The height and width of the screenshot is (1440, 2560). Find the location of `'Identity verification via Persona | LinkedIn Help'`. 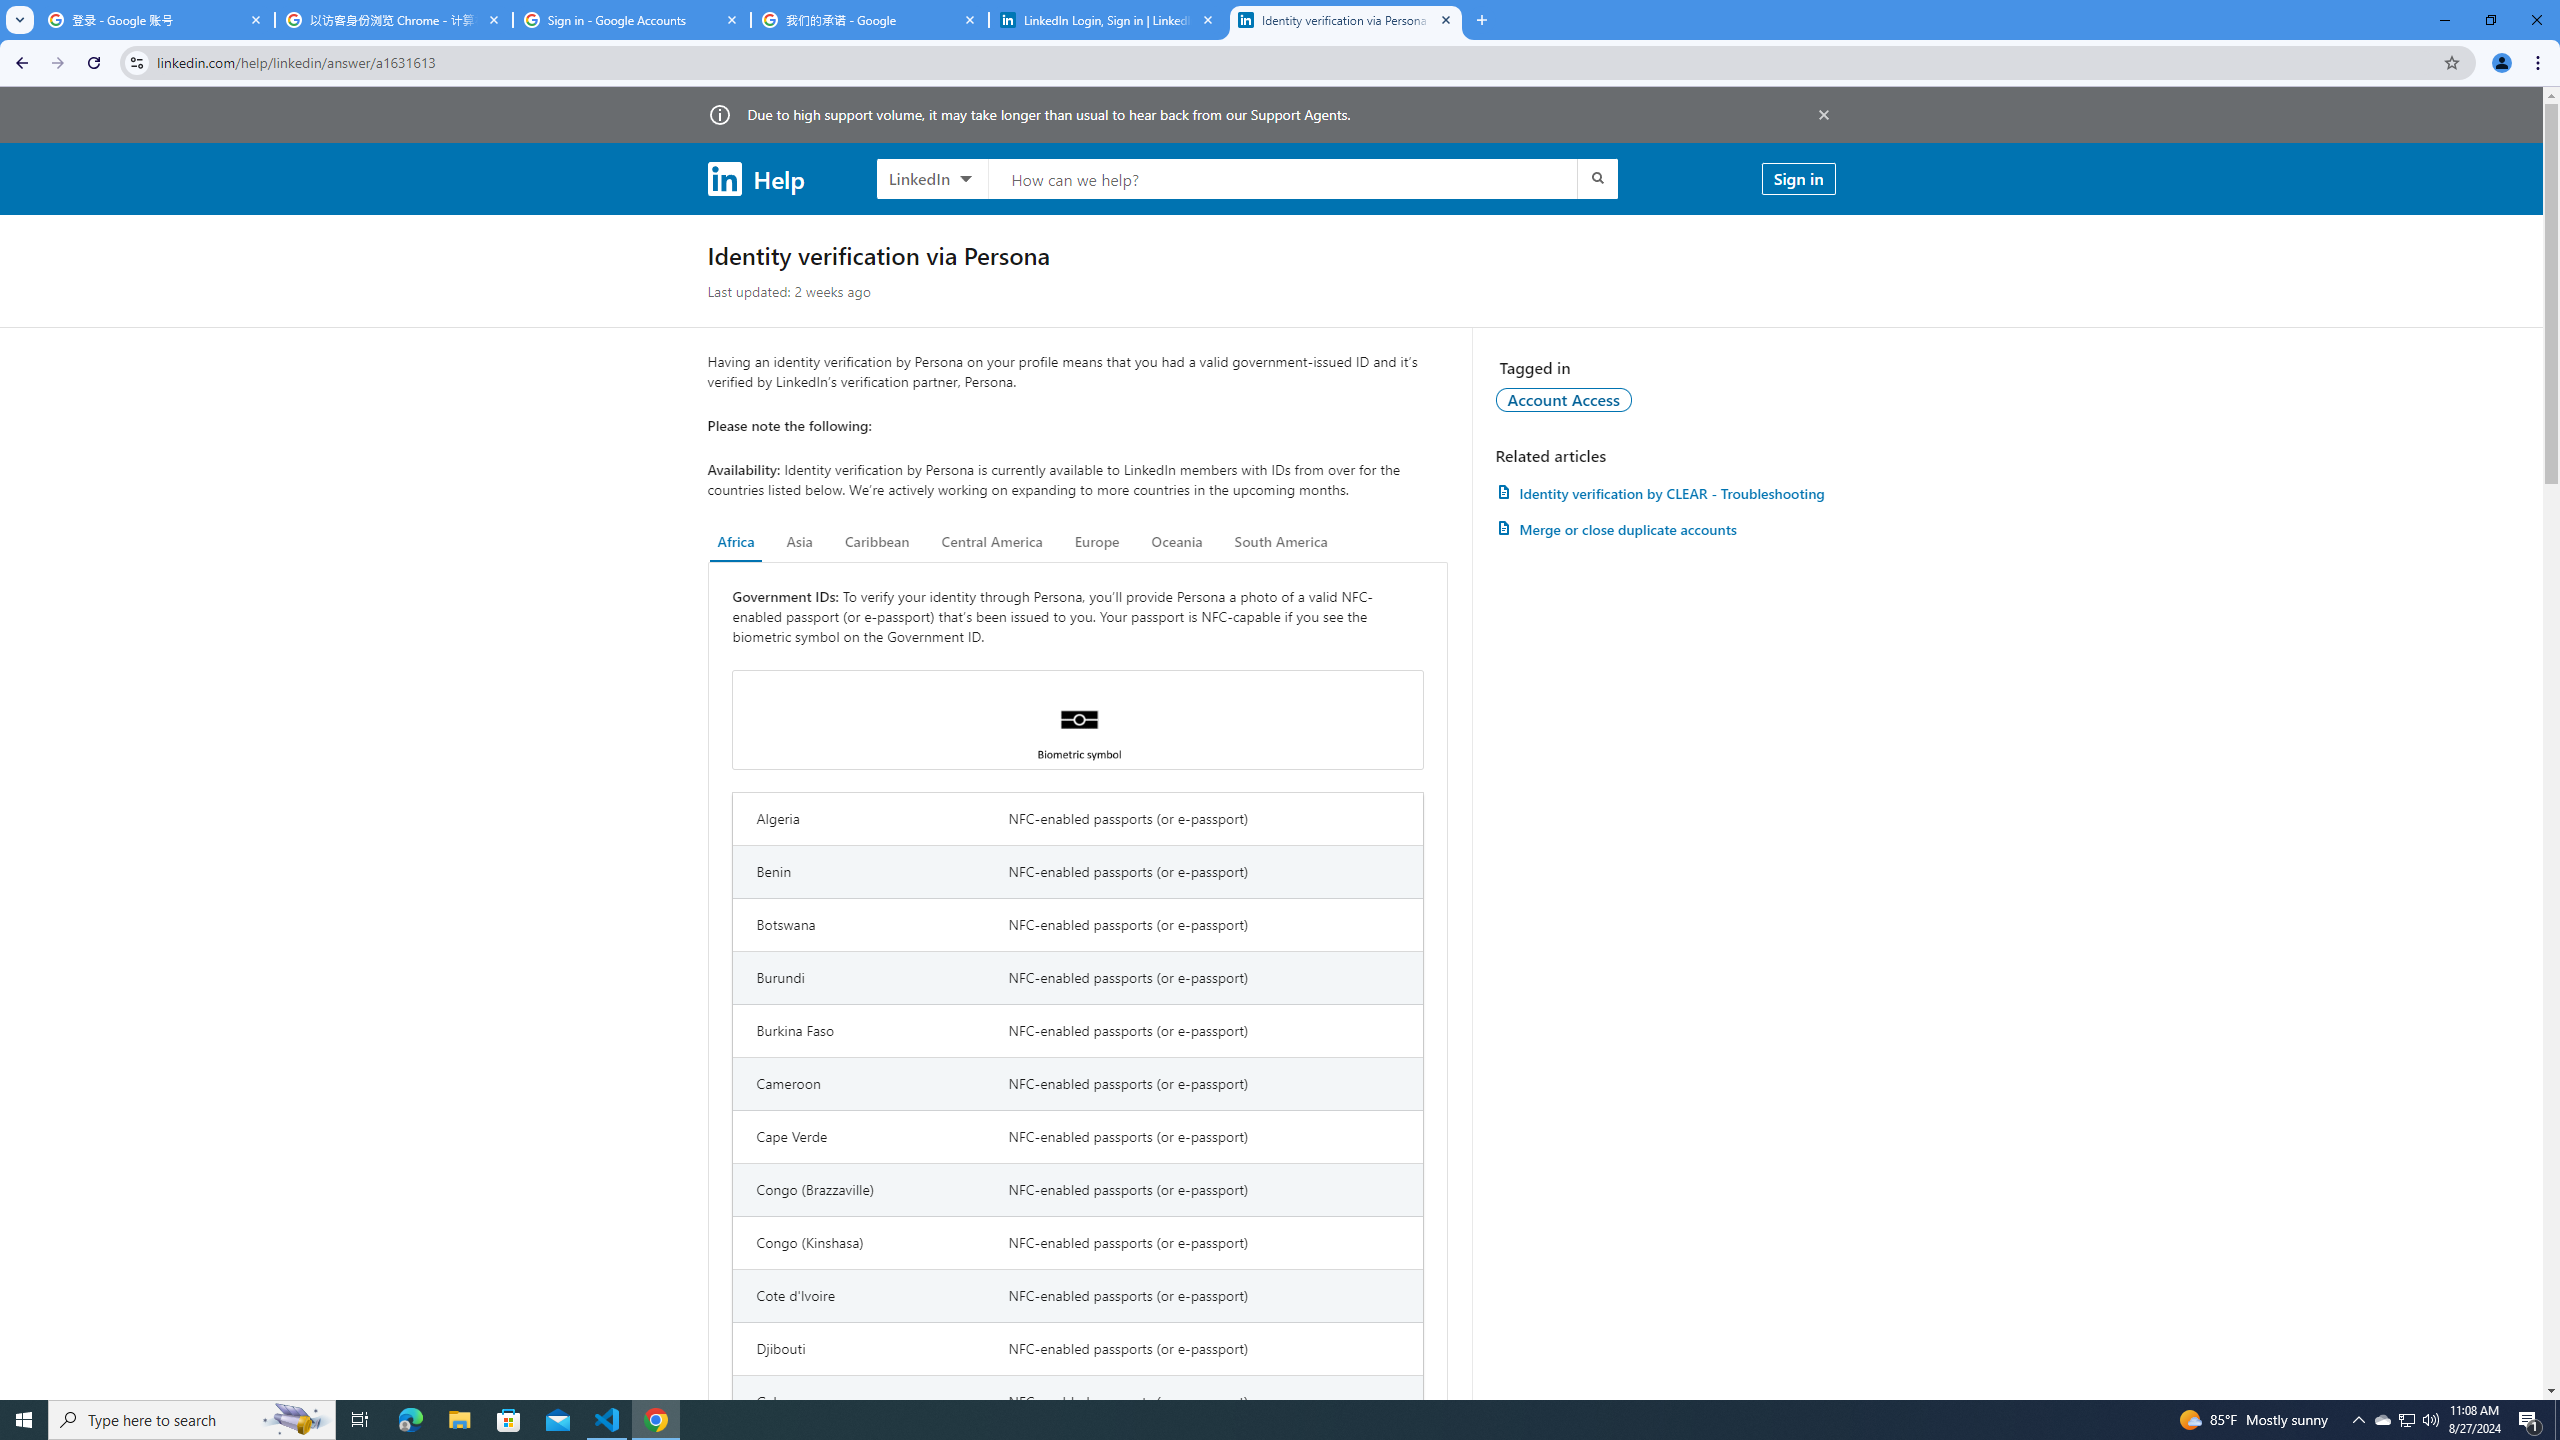

'Identity verification via Persona | LinkedIn Help' is located at coordinates (1345, 19).